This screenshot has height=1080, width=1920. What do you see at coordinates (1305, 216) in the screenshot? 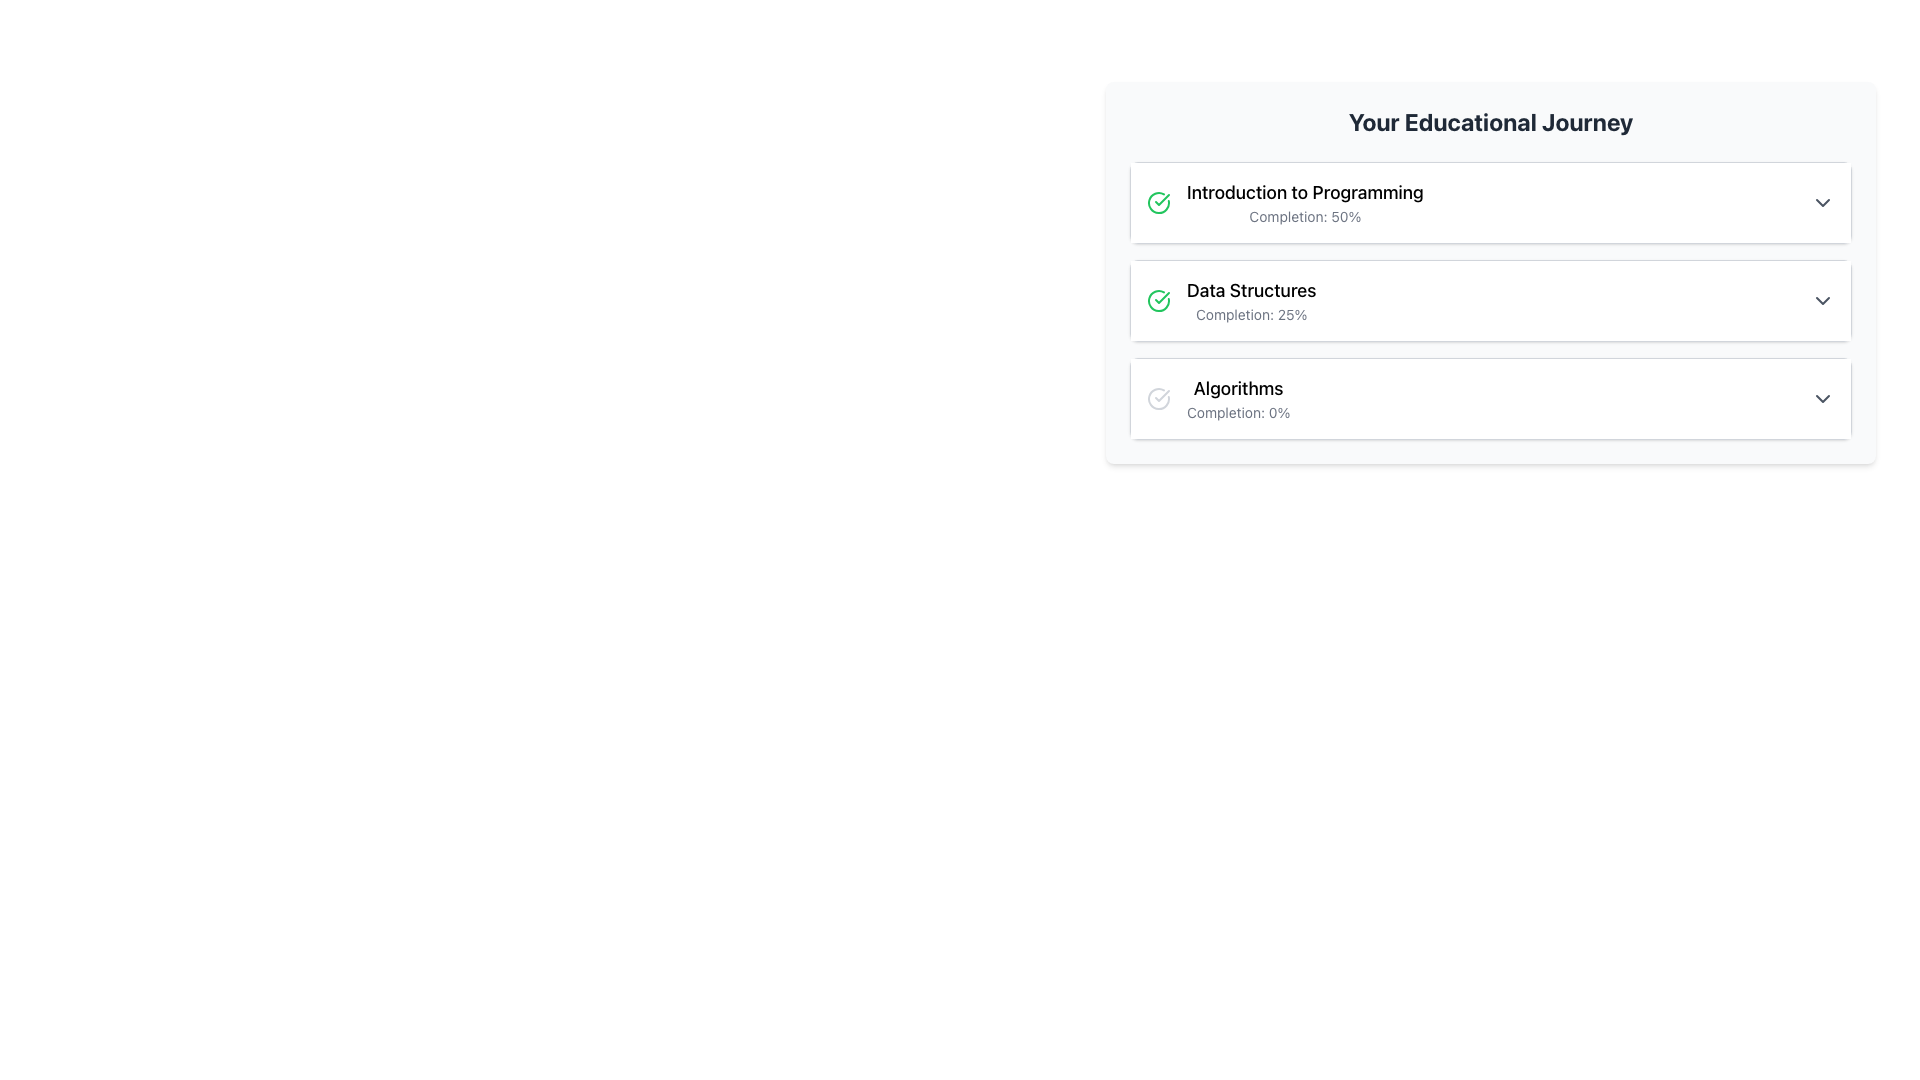
I see `the text label displaying 'Completion: 50%' that is located immediately below the title 'Introduction to Programming' within its course module card` at bounding box center [1305, 216].